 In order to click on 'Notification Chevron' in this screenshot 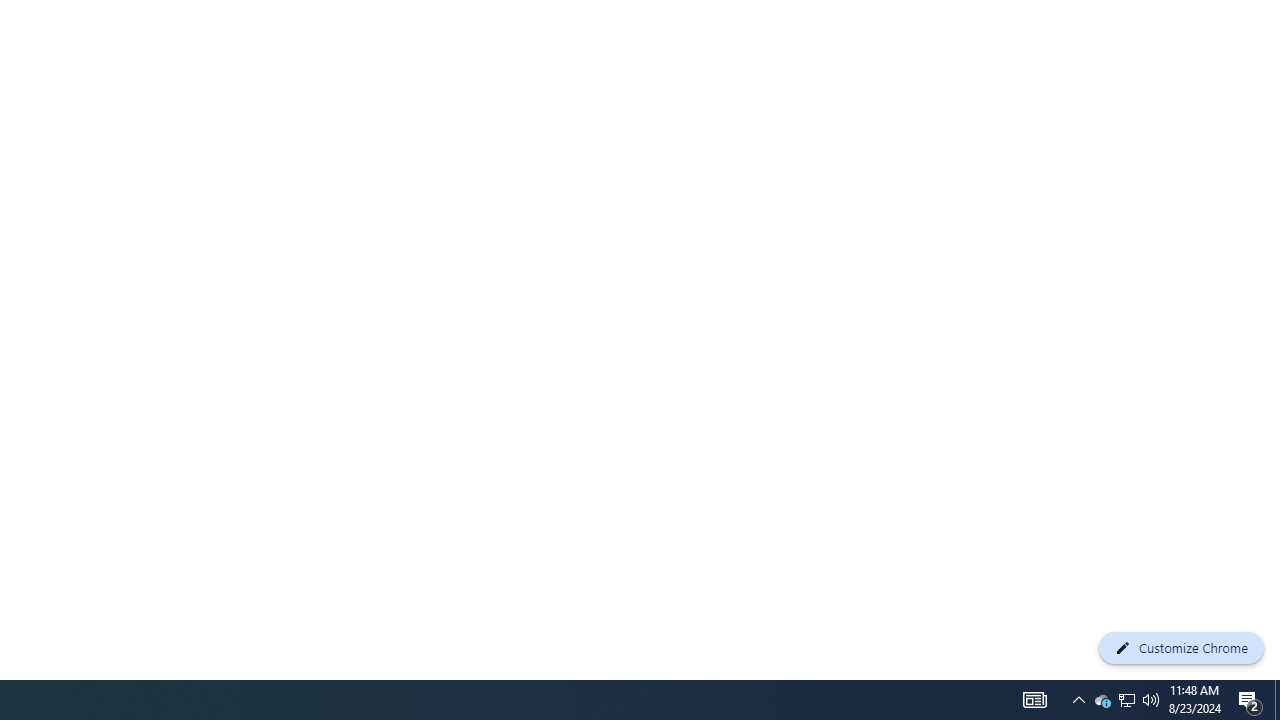, I will do `click(1078, 698)`.